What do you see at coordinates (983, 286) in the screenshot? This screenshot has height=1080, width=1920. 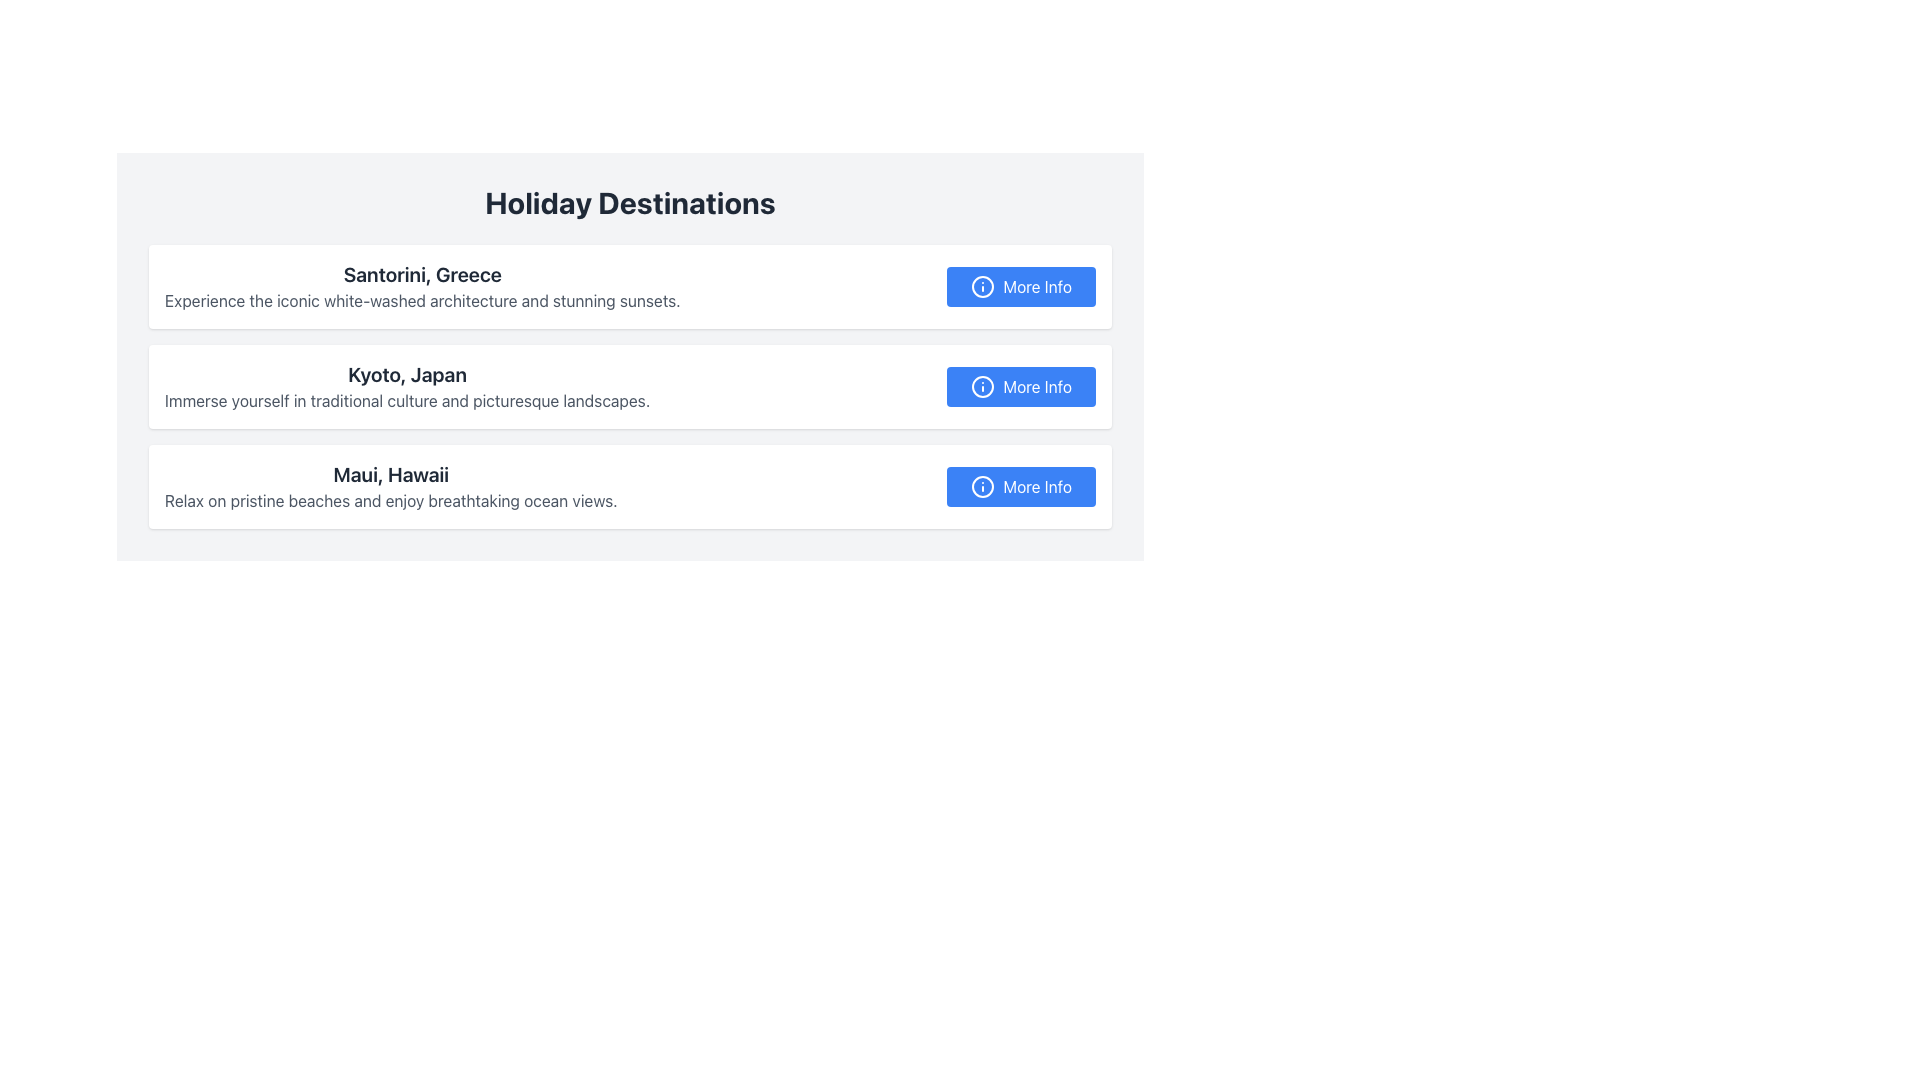 I see `the Decorative Circle that is part of the 'info' icon for the first entry in the list corresponding to 'Santorini, Greece'` at bounding box center [983, 286].